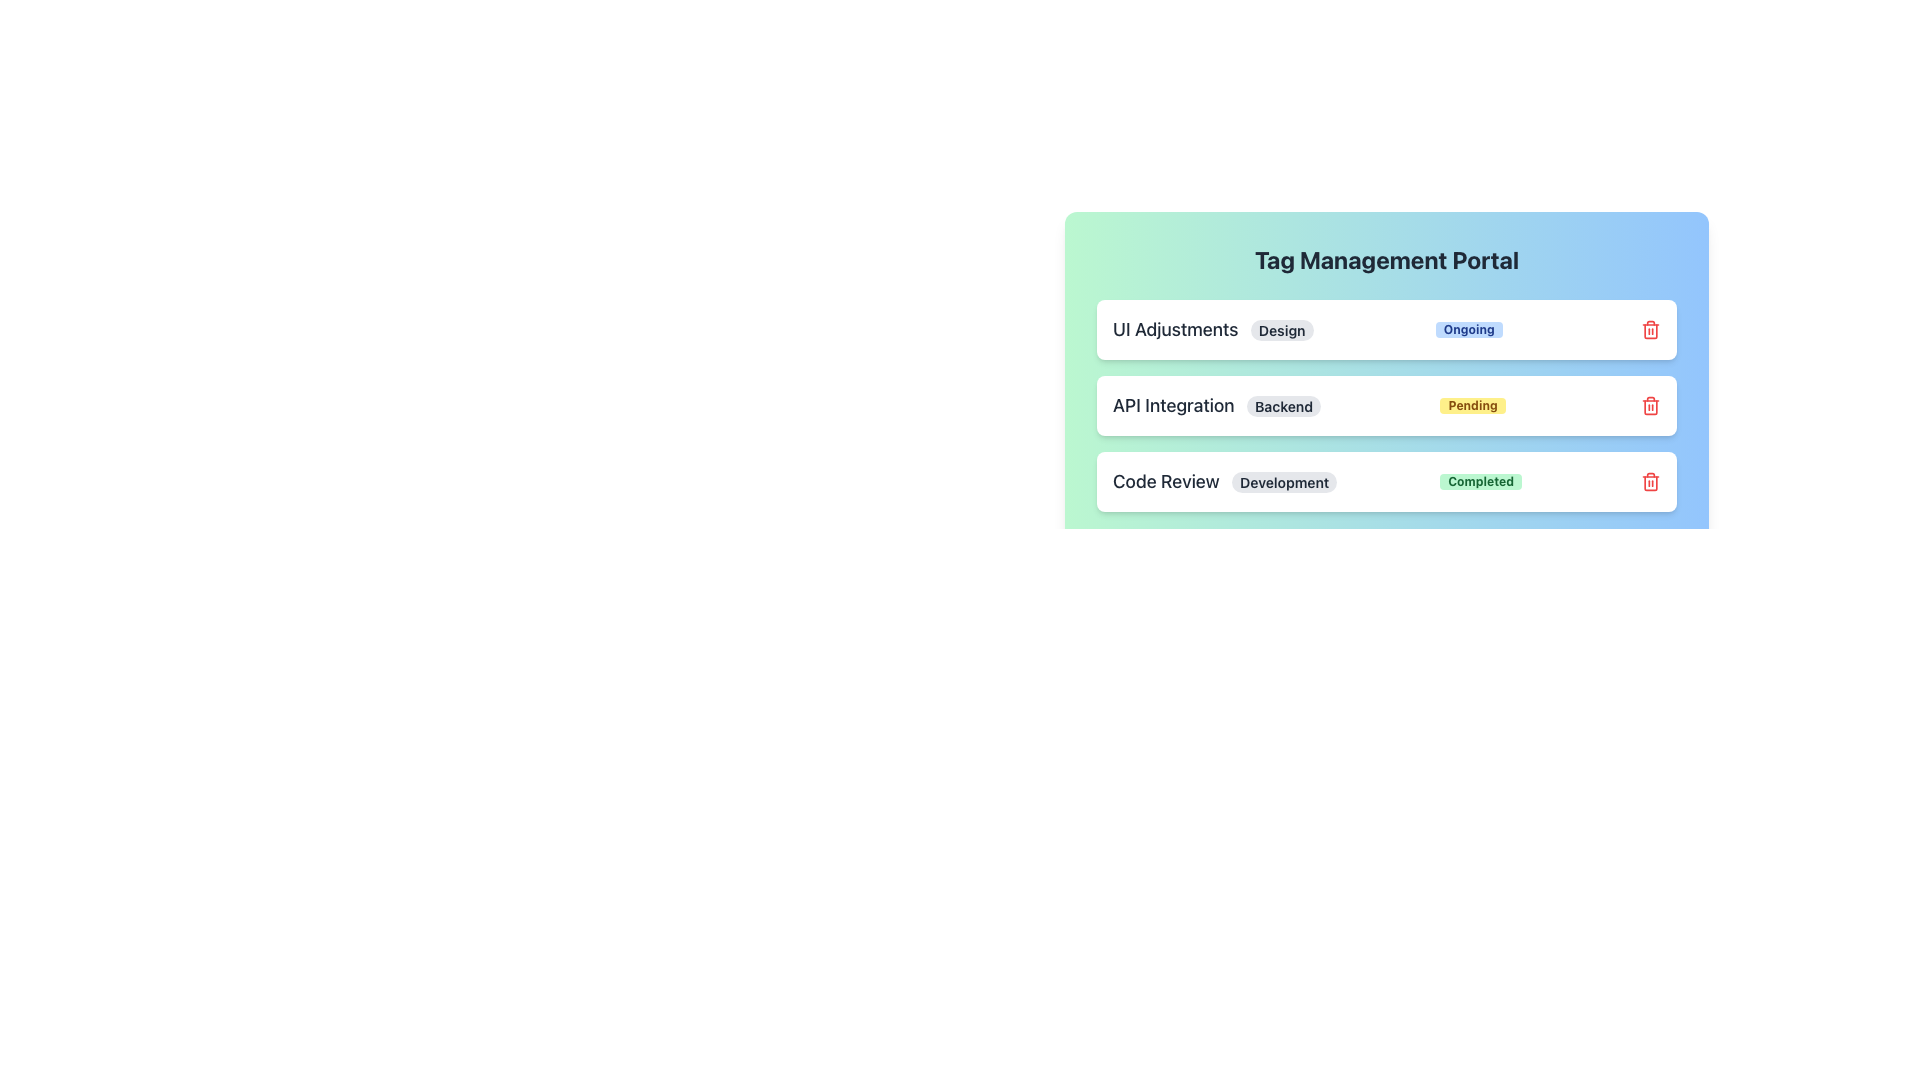 This screenshot has width=1920, height=1080. I want to click on the second card in the list of cards labeled 'API Integration', so click(1386, 405).